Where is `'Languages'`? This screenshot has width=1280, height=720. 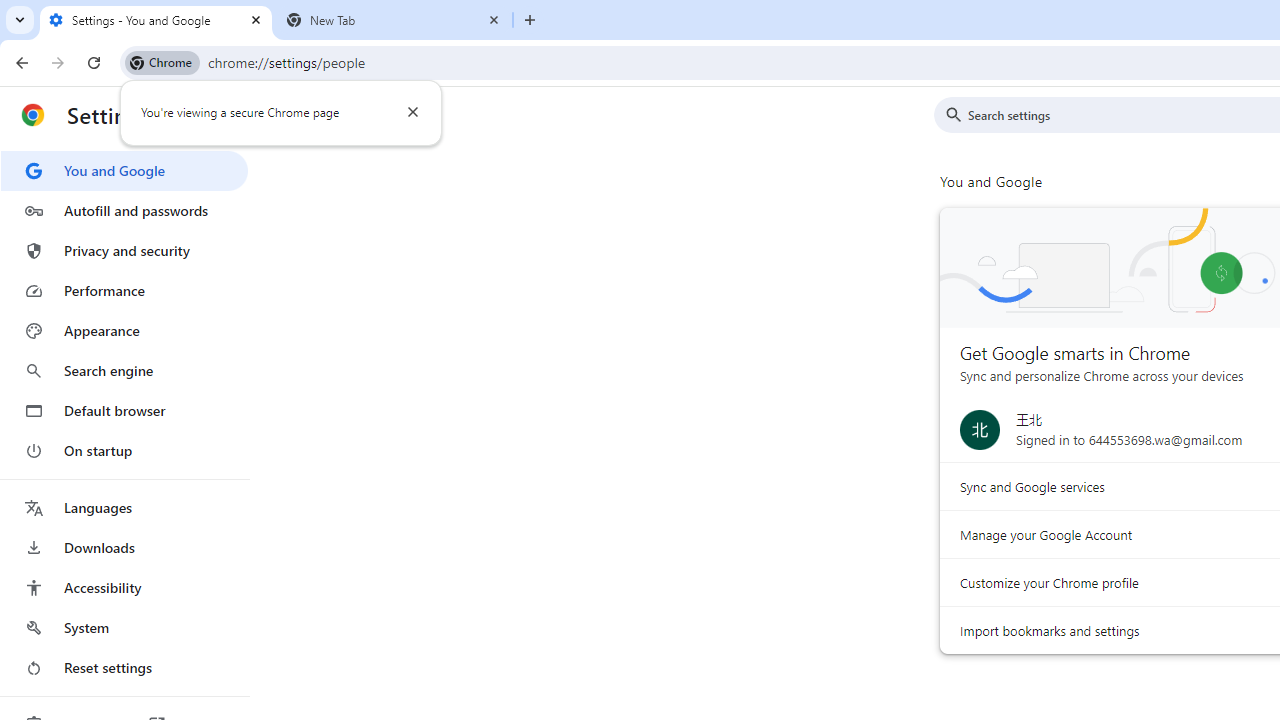 'Languages' is located at coordinates (123, 506).